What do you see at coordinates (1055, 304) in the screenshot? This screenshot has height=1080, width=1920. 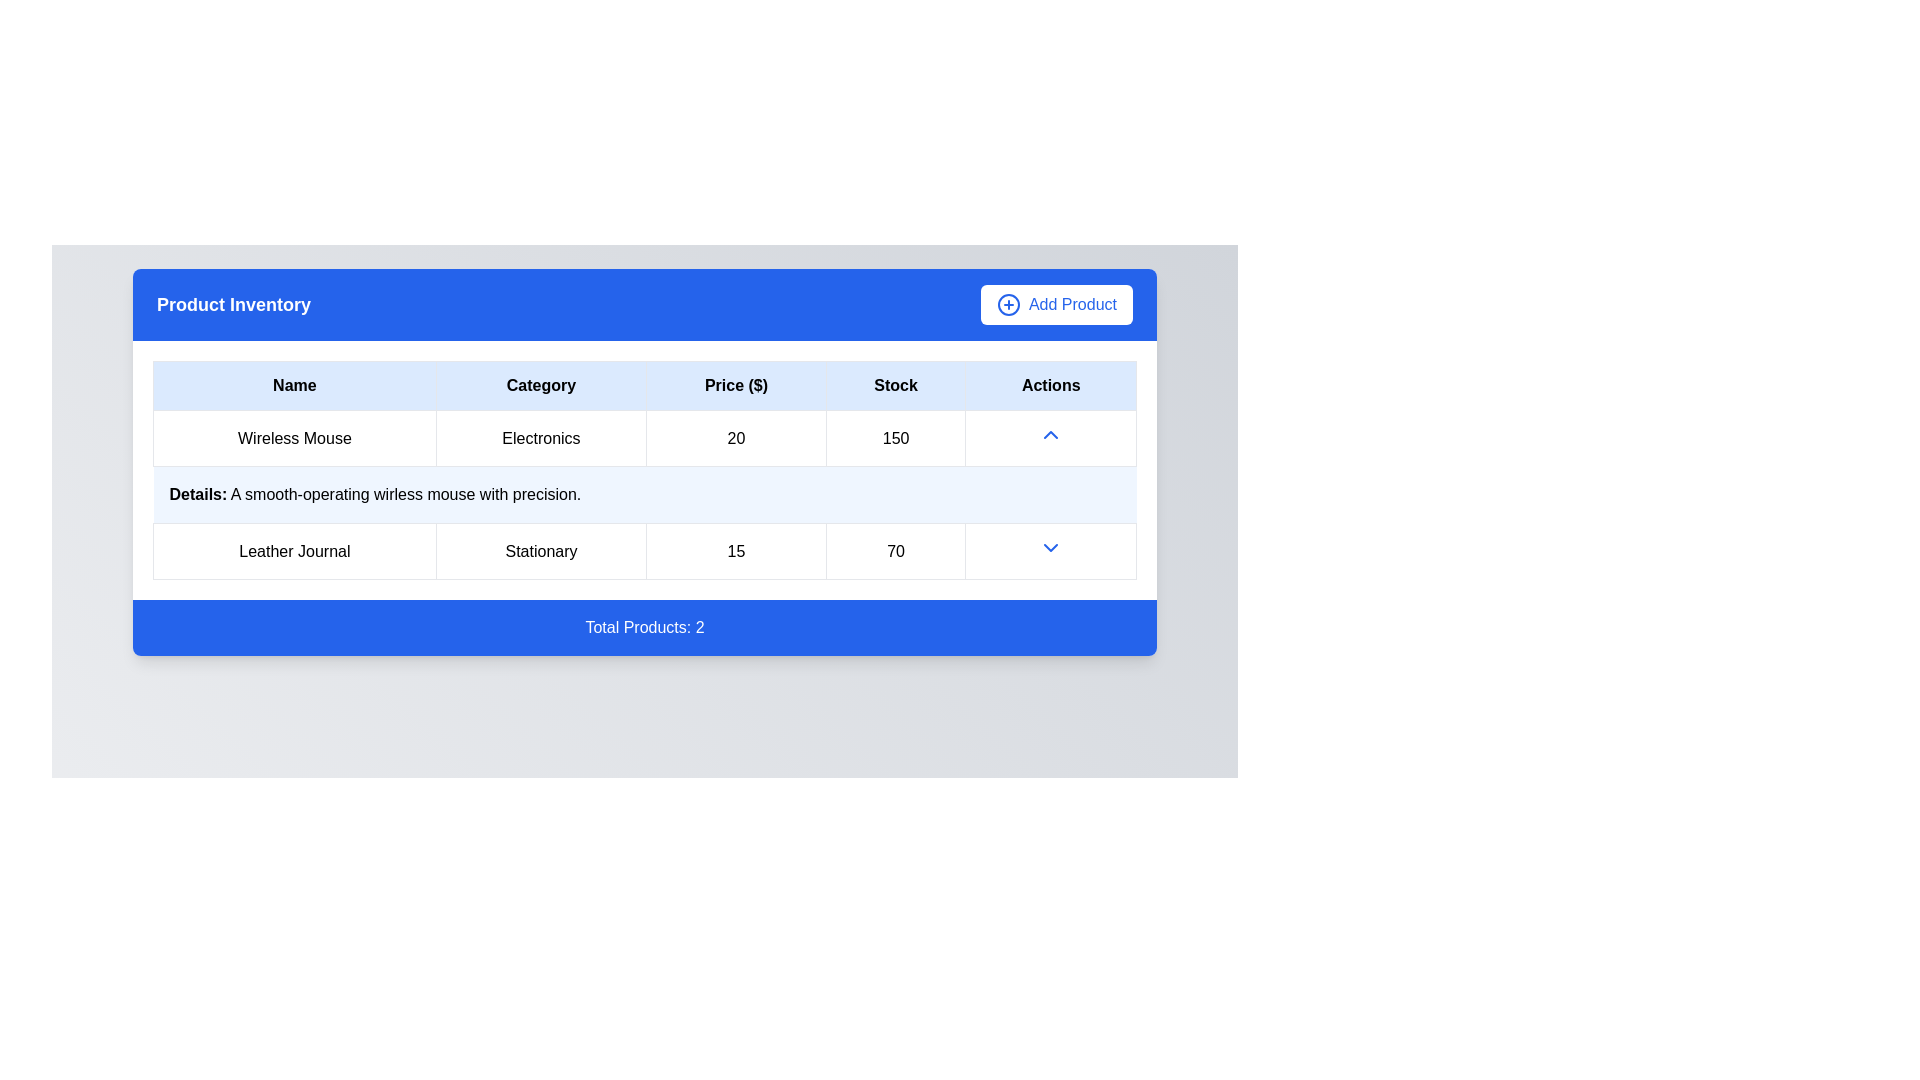 I see `the 'Add Product' button, which is a rectangular button with rounded corners and a blue text color on a white background, located in the top-right corner beside the 'Product Inventory' label` at bounding box center [1055, 304].